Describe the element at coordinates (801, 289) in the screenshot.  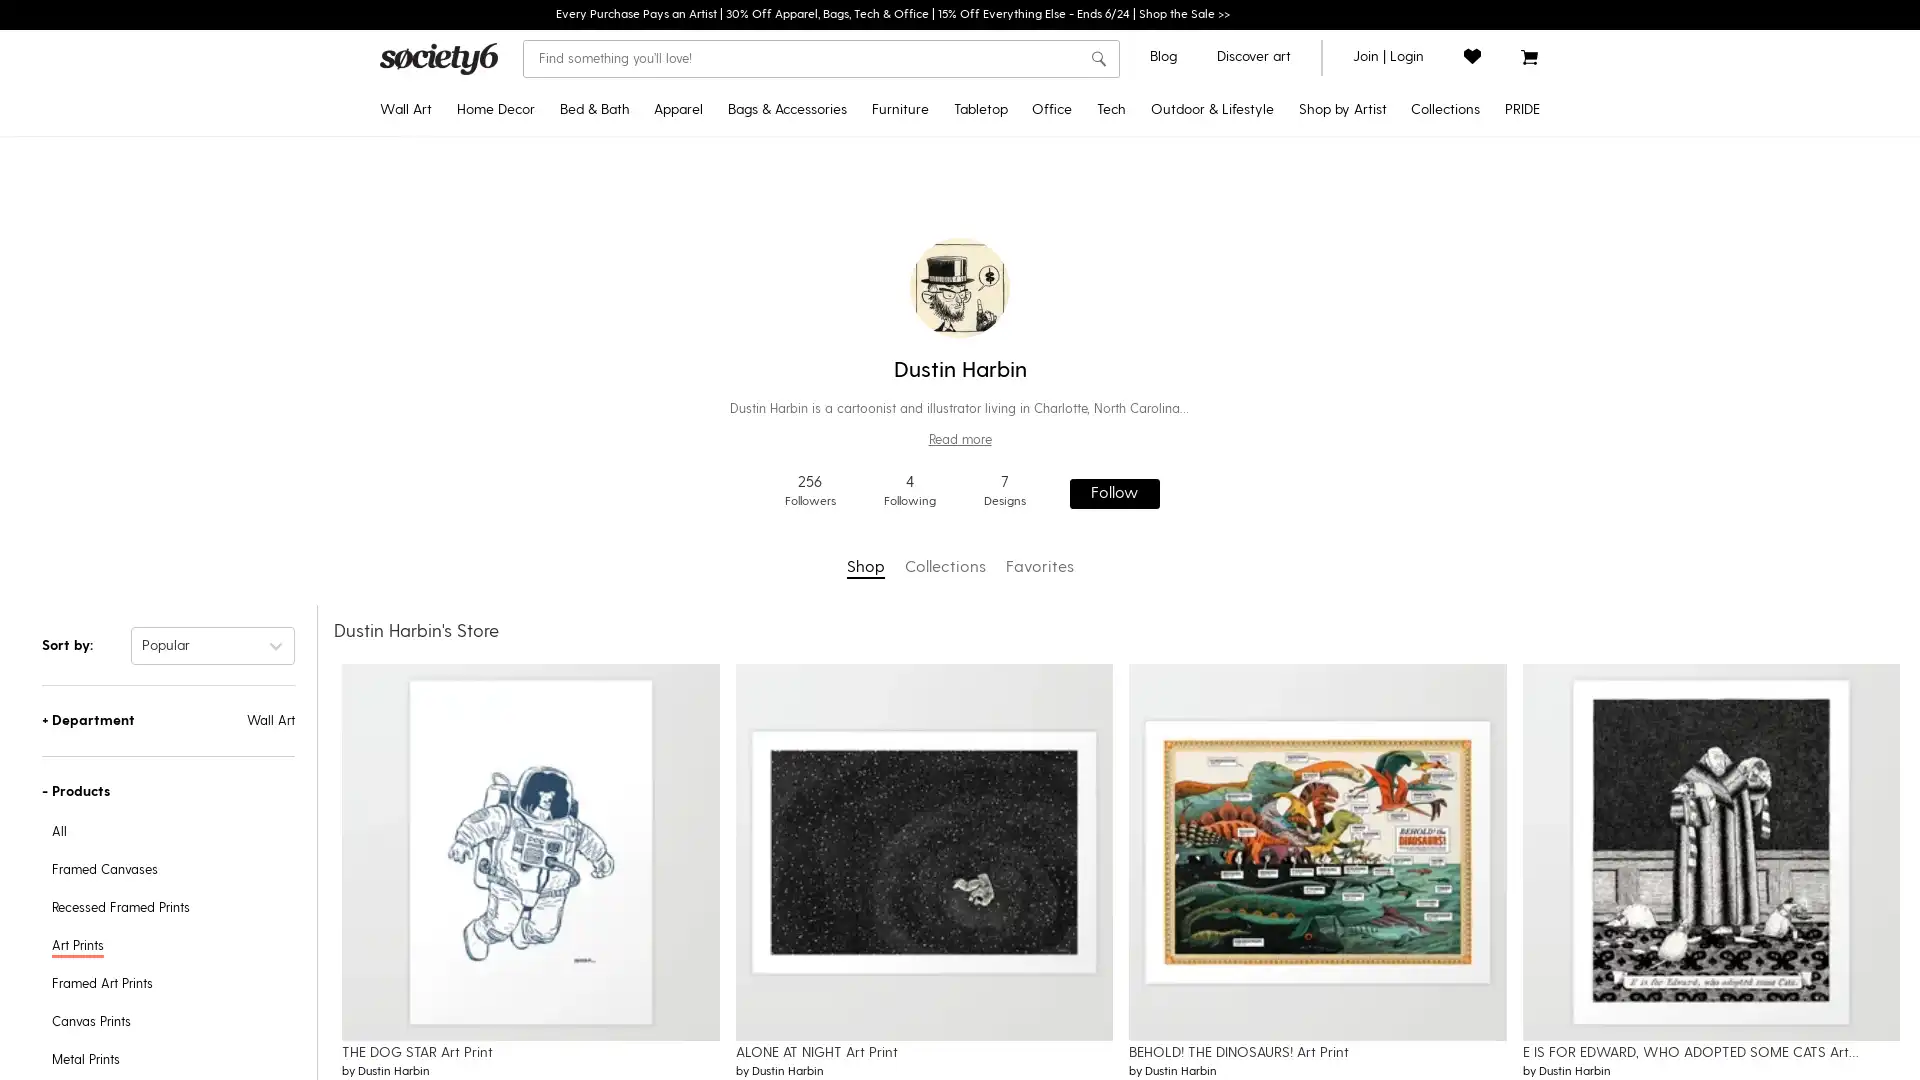
I see `Socks` at that location.